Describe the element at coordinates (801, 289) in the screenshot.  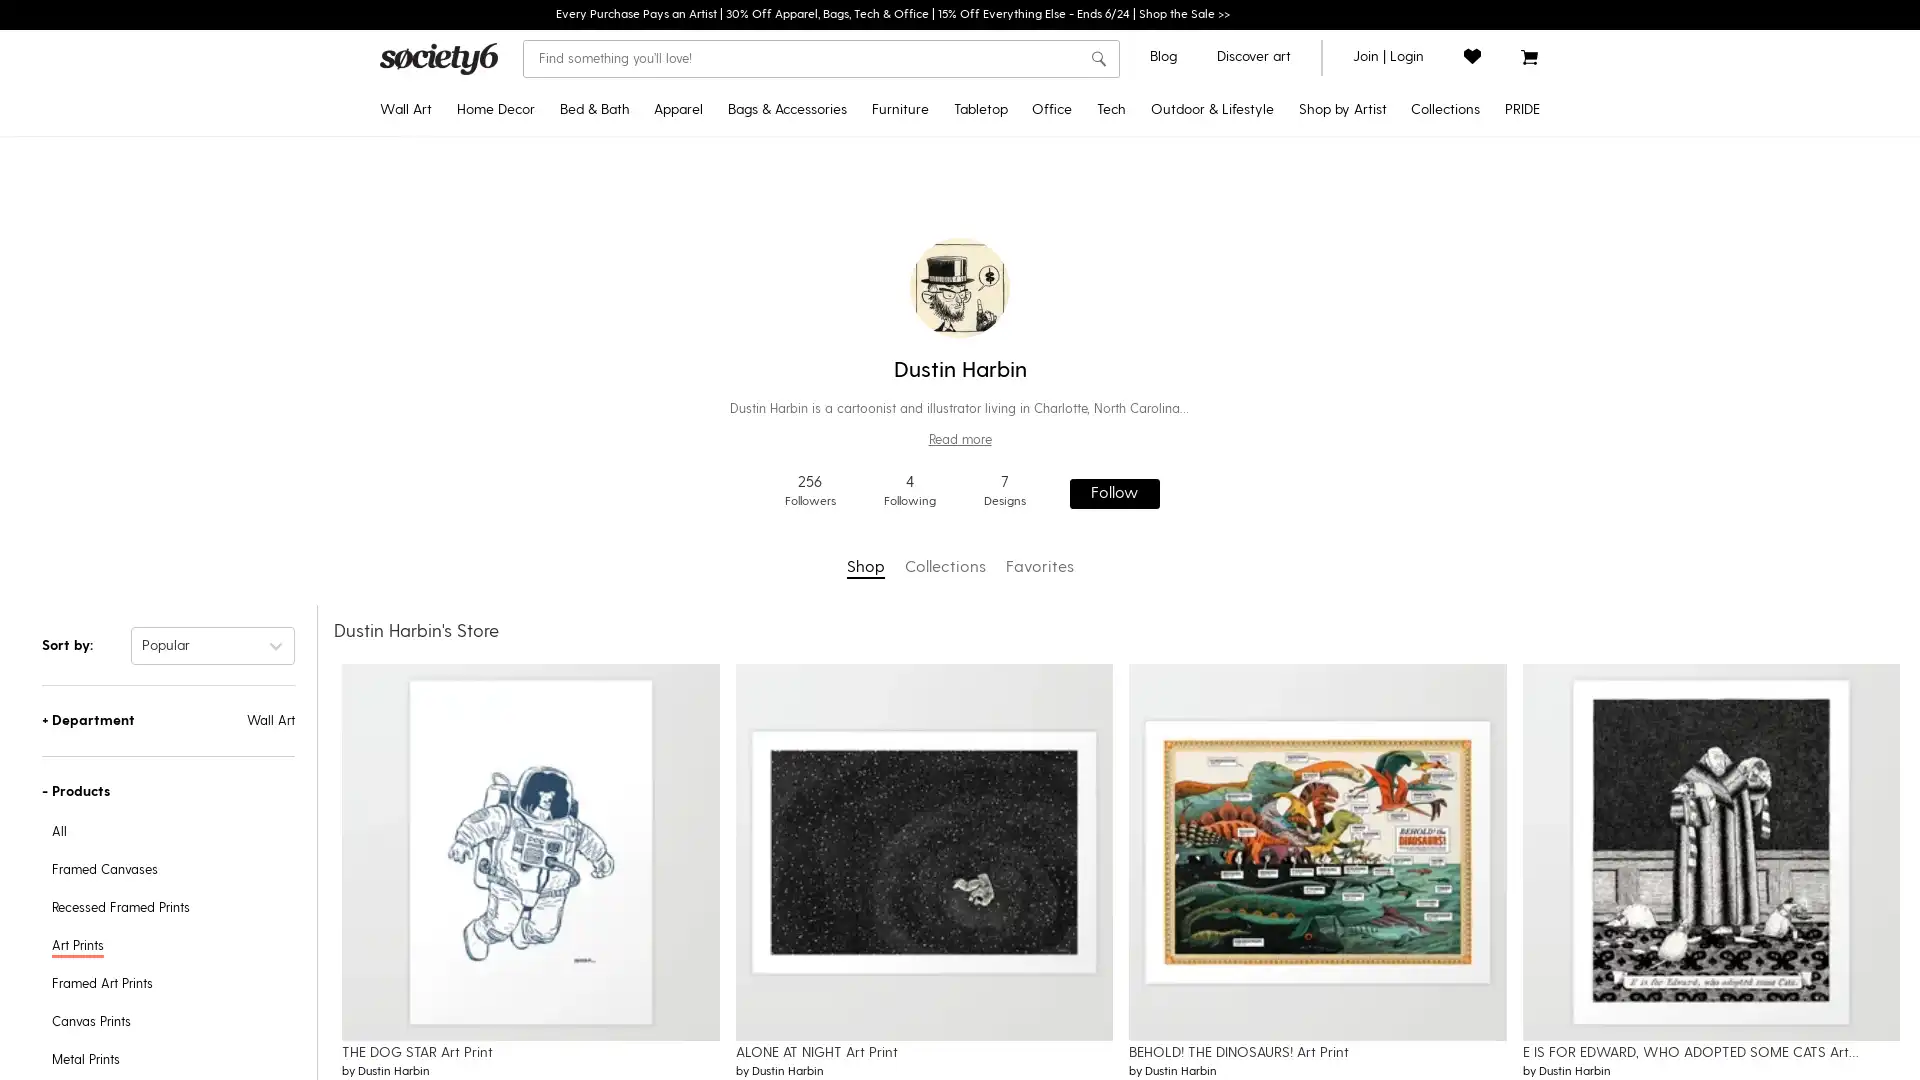
I see `Socks` at that location.